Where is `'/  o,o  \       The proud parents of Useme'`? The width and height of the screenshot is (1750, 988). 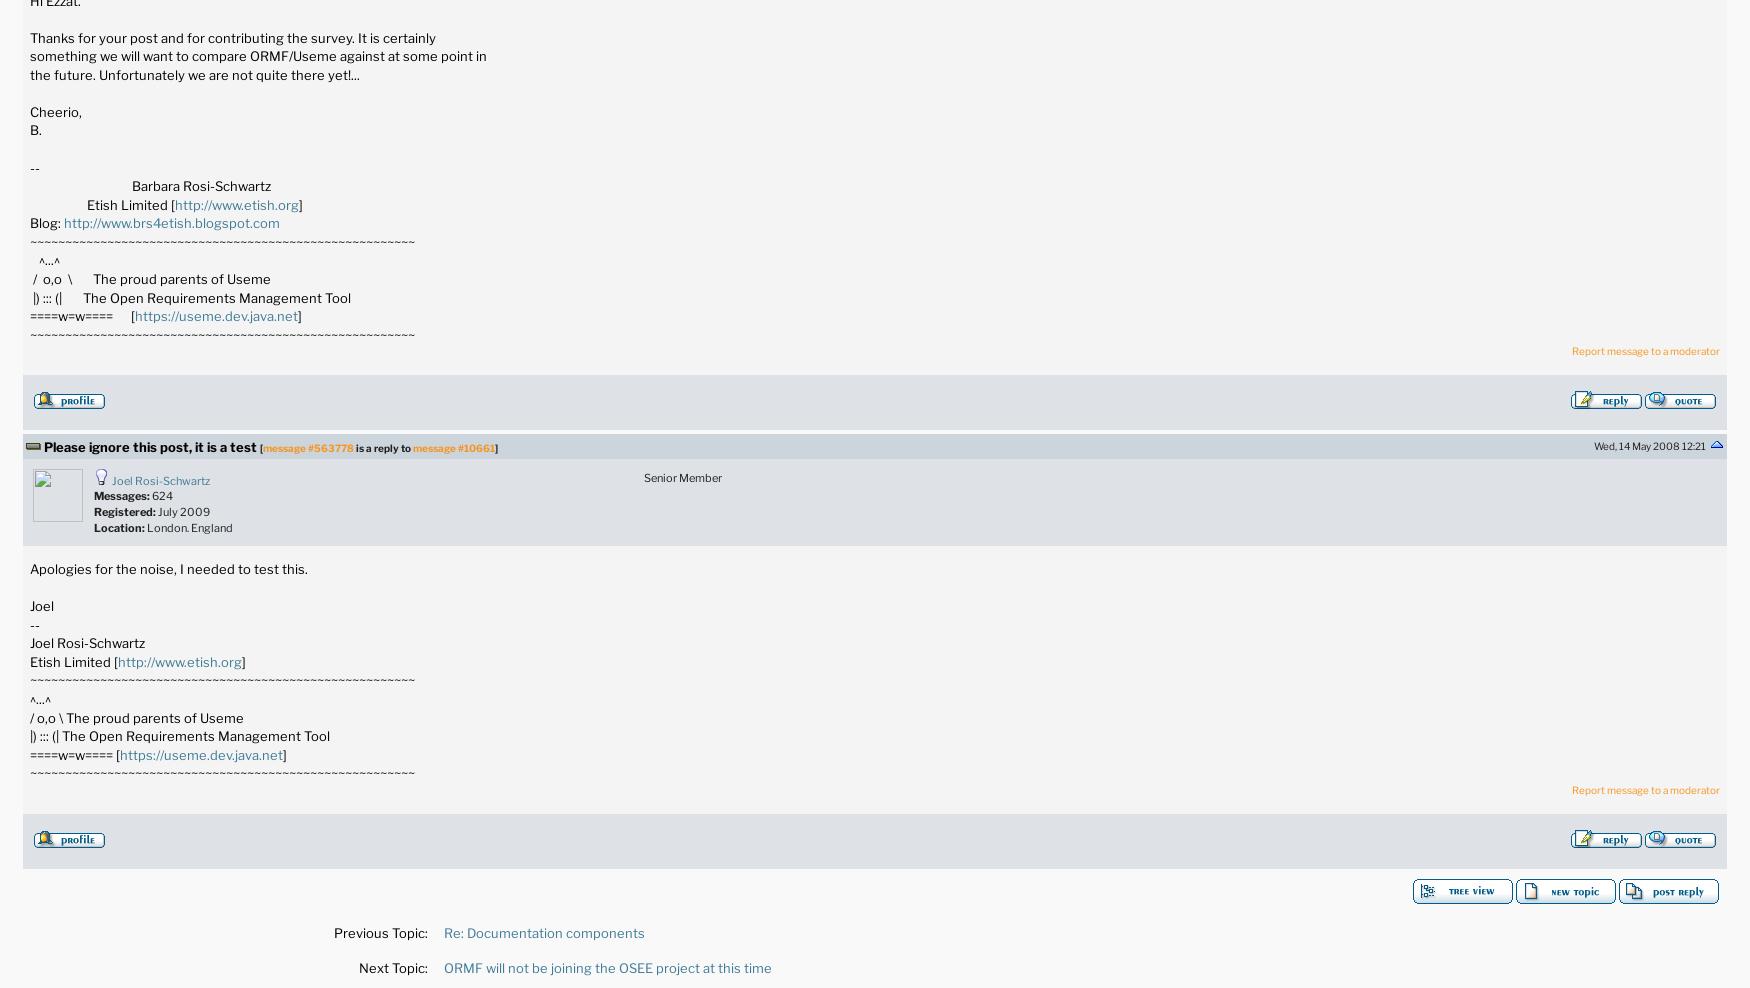
'/  o,o  \       The proud parents of Useme' is located at coordinates (134, 716).